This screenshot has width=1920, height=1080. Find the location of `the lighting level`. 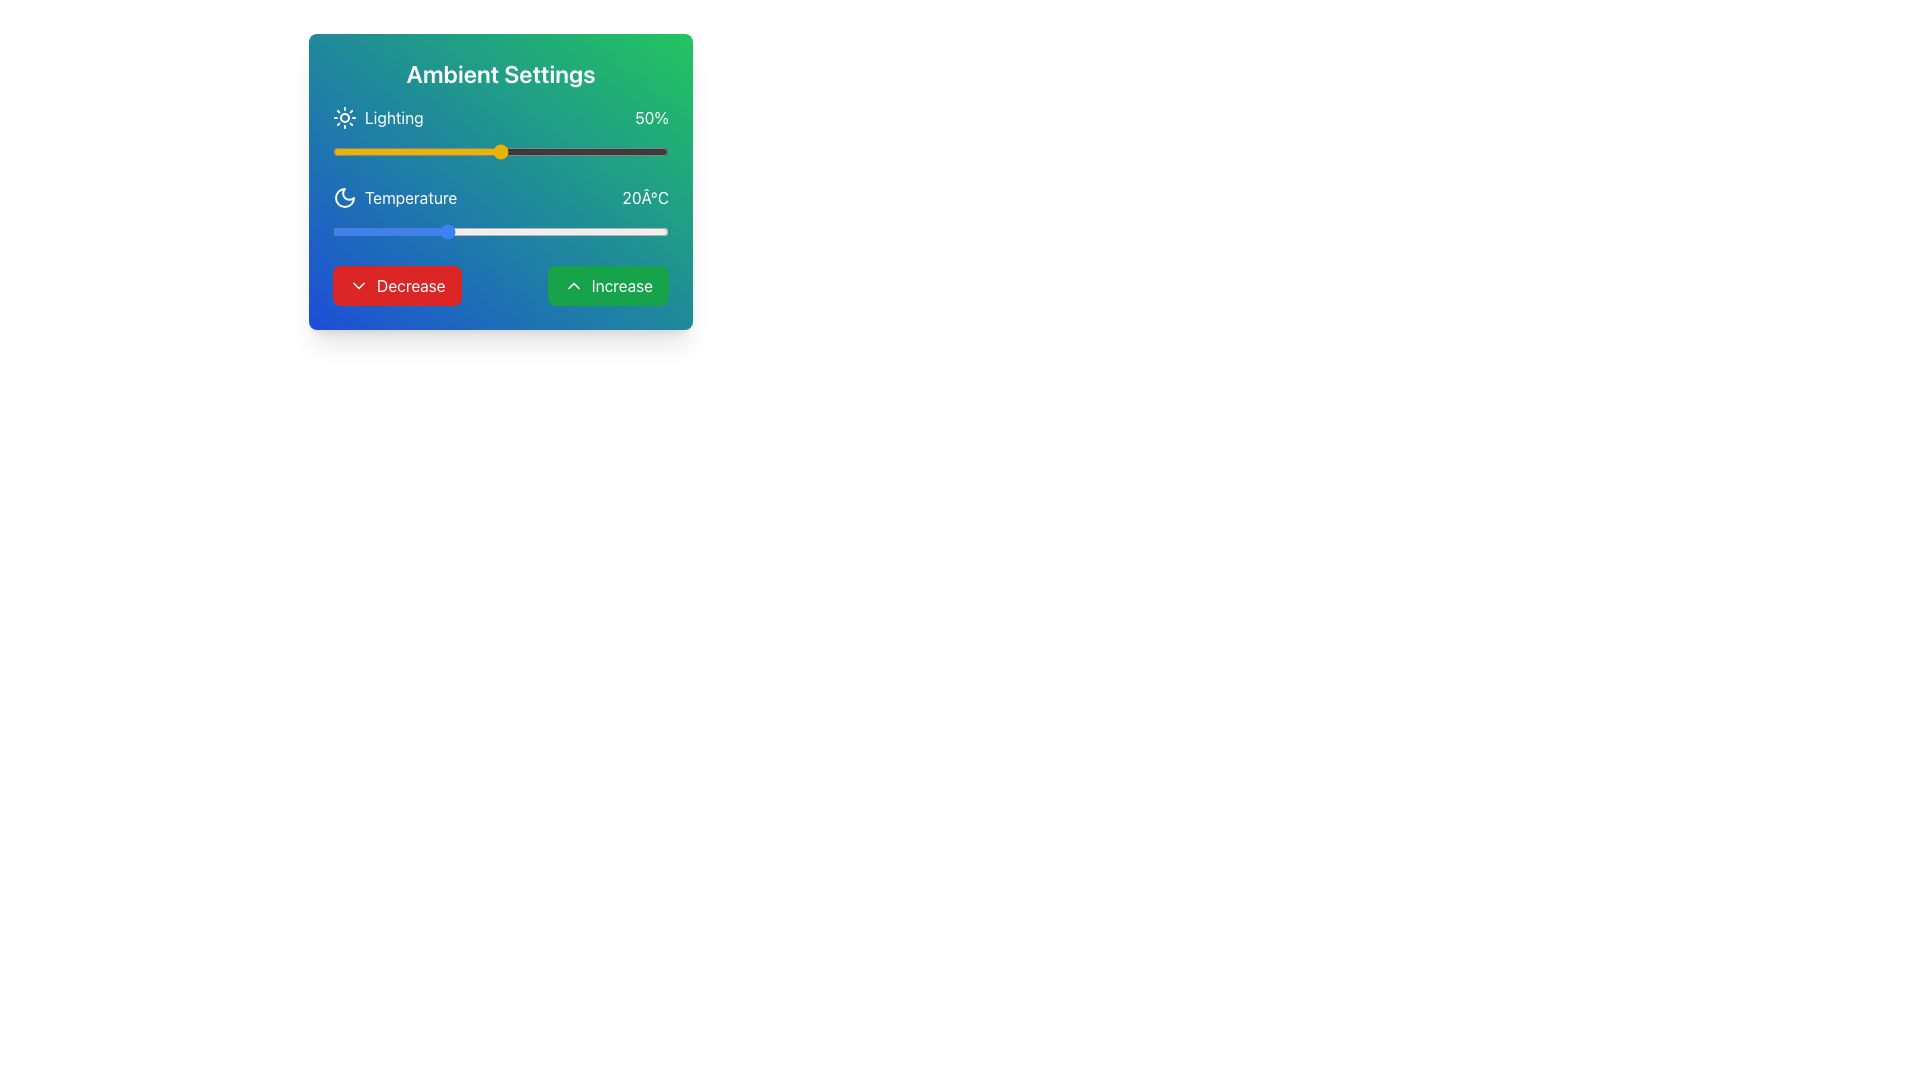

the lighting level is located at coordinates (439, 150).